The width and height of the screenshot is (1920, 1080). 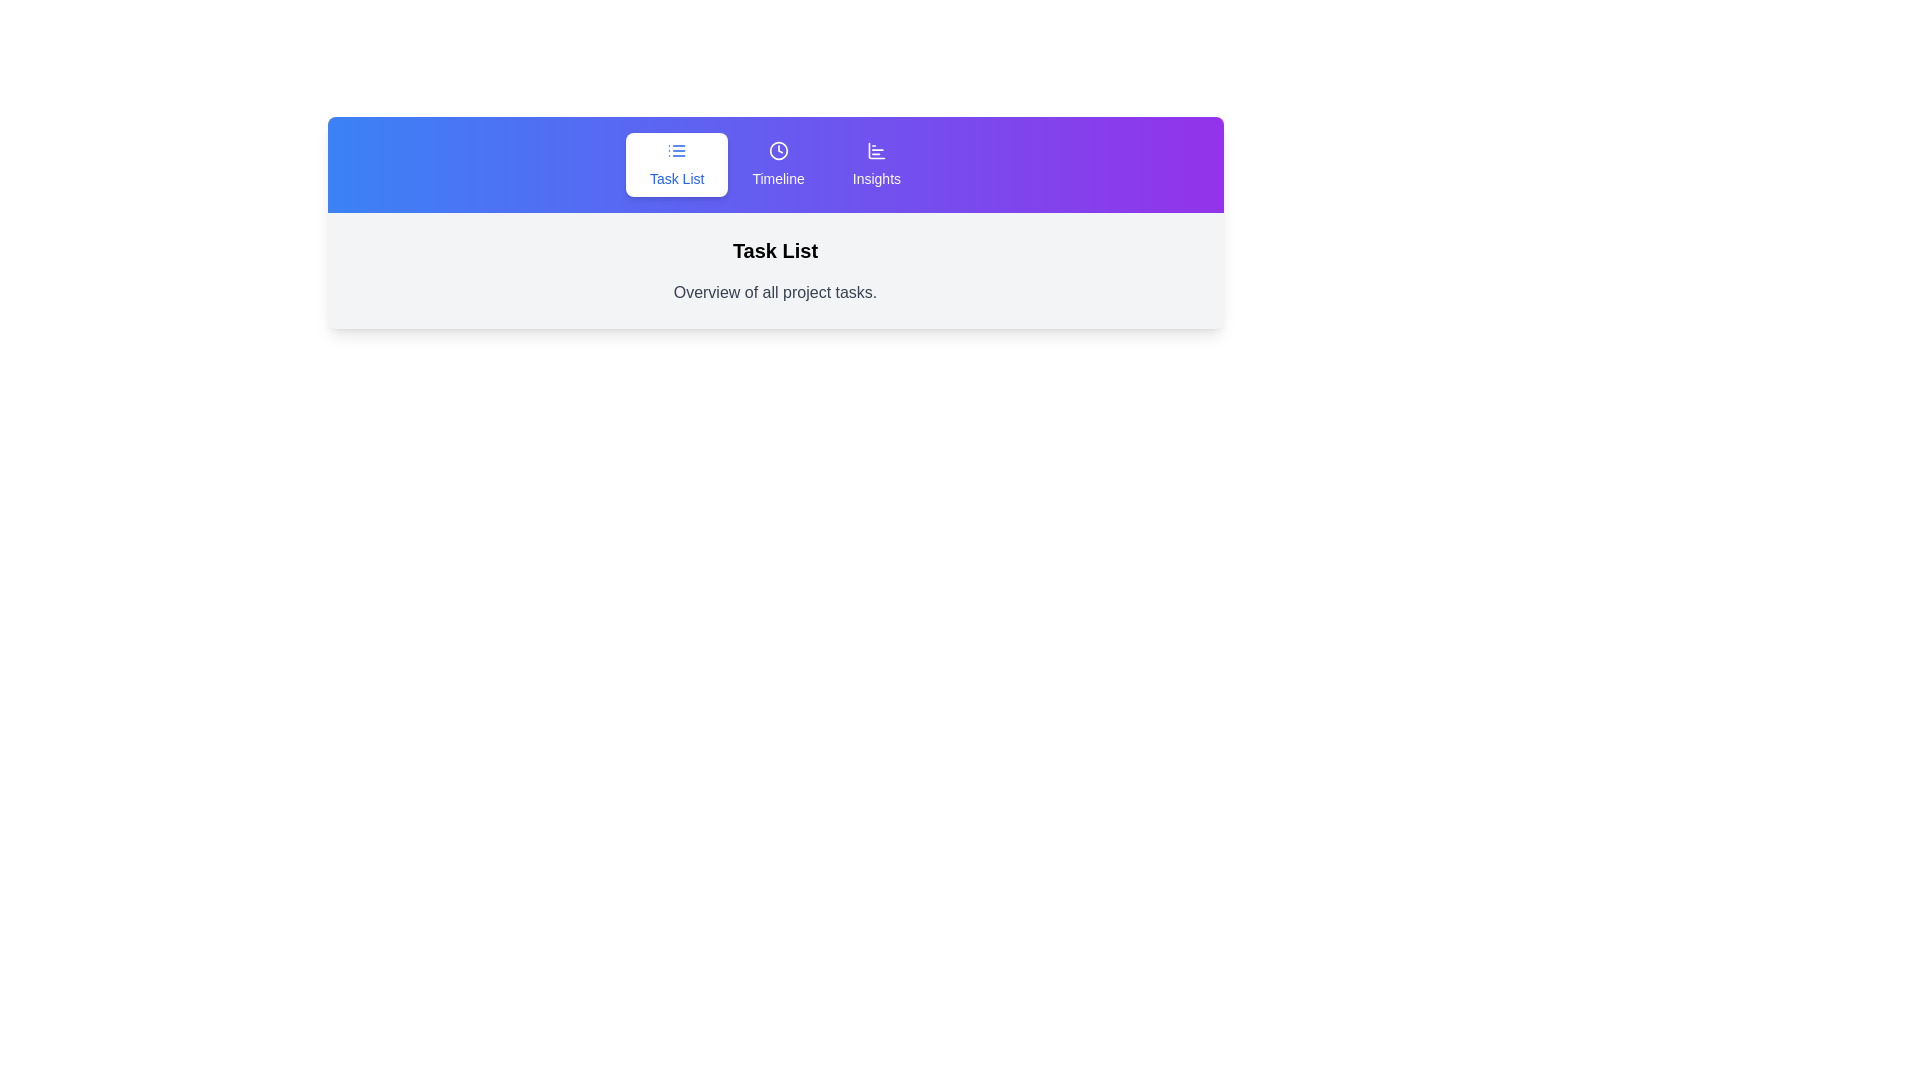 What do you see at coordinates (677, 164) in the screenshot?
I see `the Task List tab to view its hover state` at bounding box center [677, 164].